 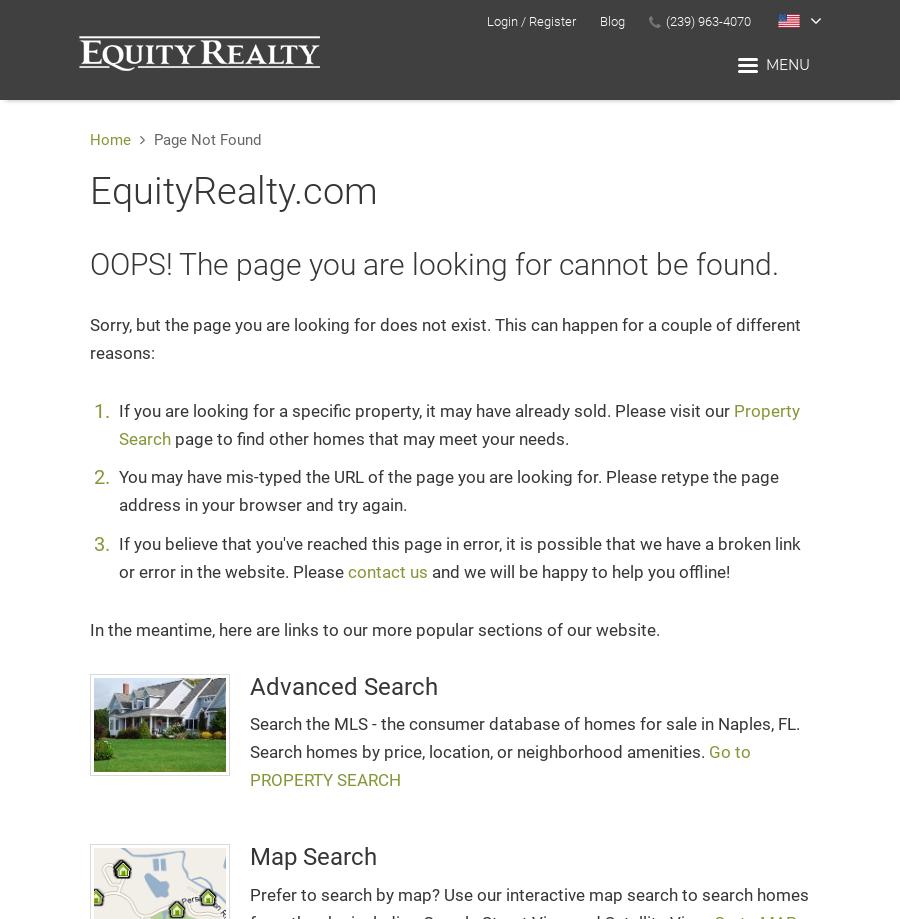 What do you see at coordinates (369, 439) in the screenshot?
I see `'page to find other homes that may meet your needs.'` at bounding box center [369, 439].